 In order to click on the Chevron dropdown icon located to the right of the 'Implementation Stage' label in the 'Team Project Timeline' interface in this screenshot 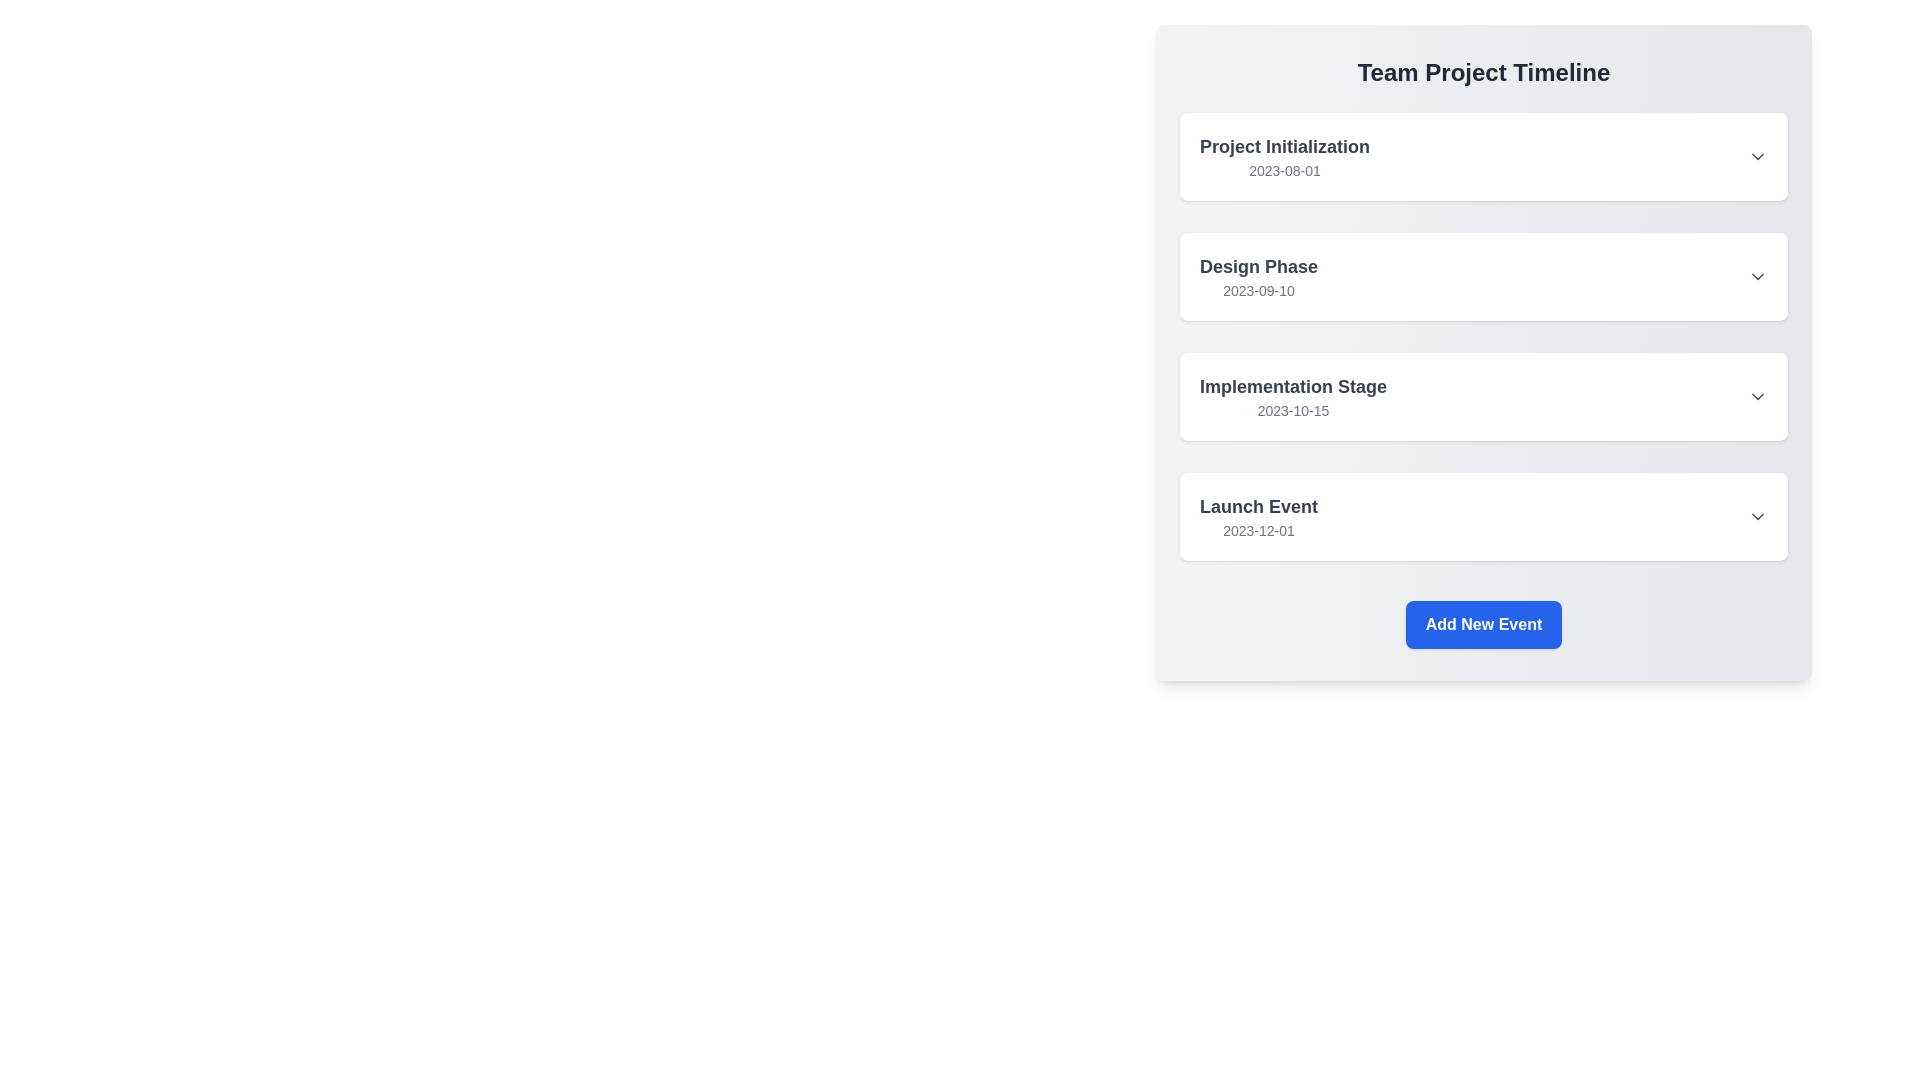, I will do `click(1756, 397)`.